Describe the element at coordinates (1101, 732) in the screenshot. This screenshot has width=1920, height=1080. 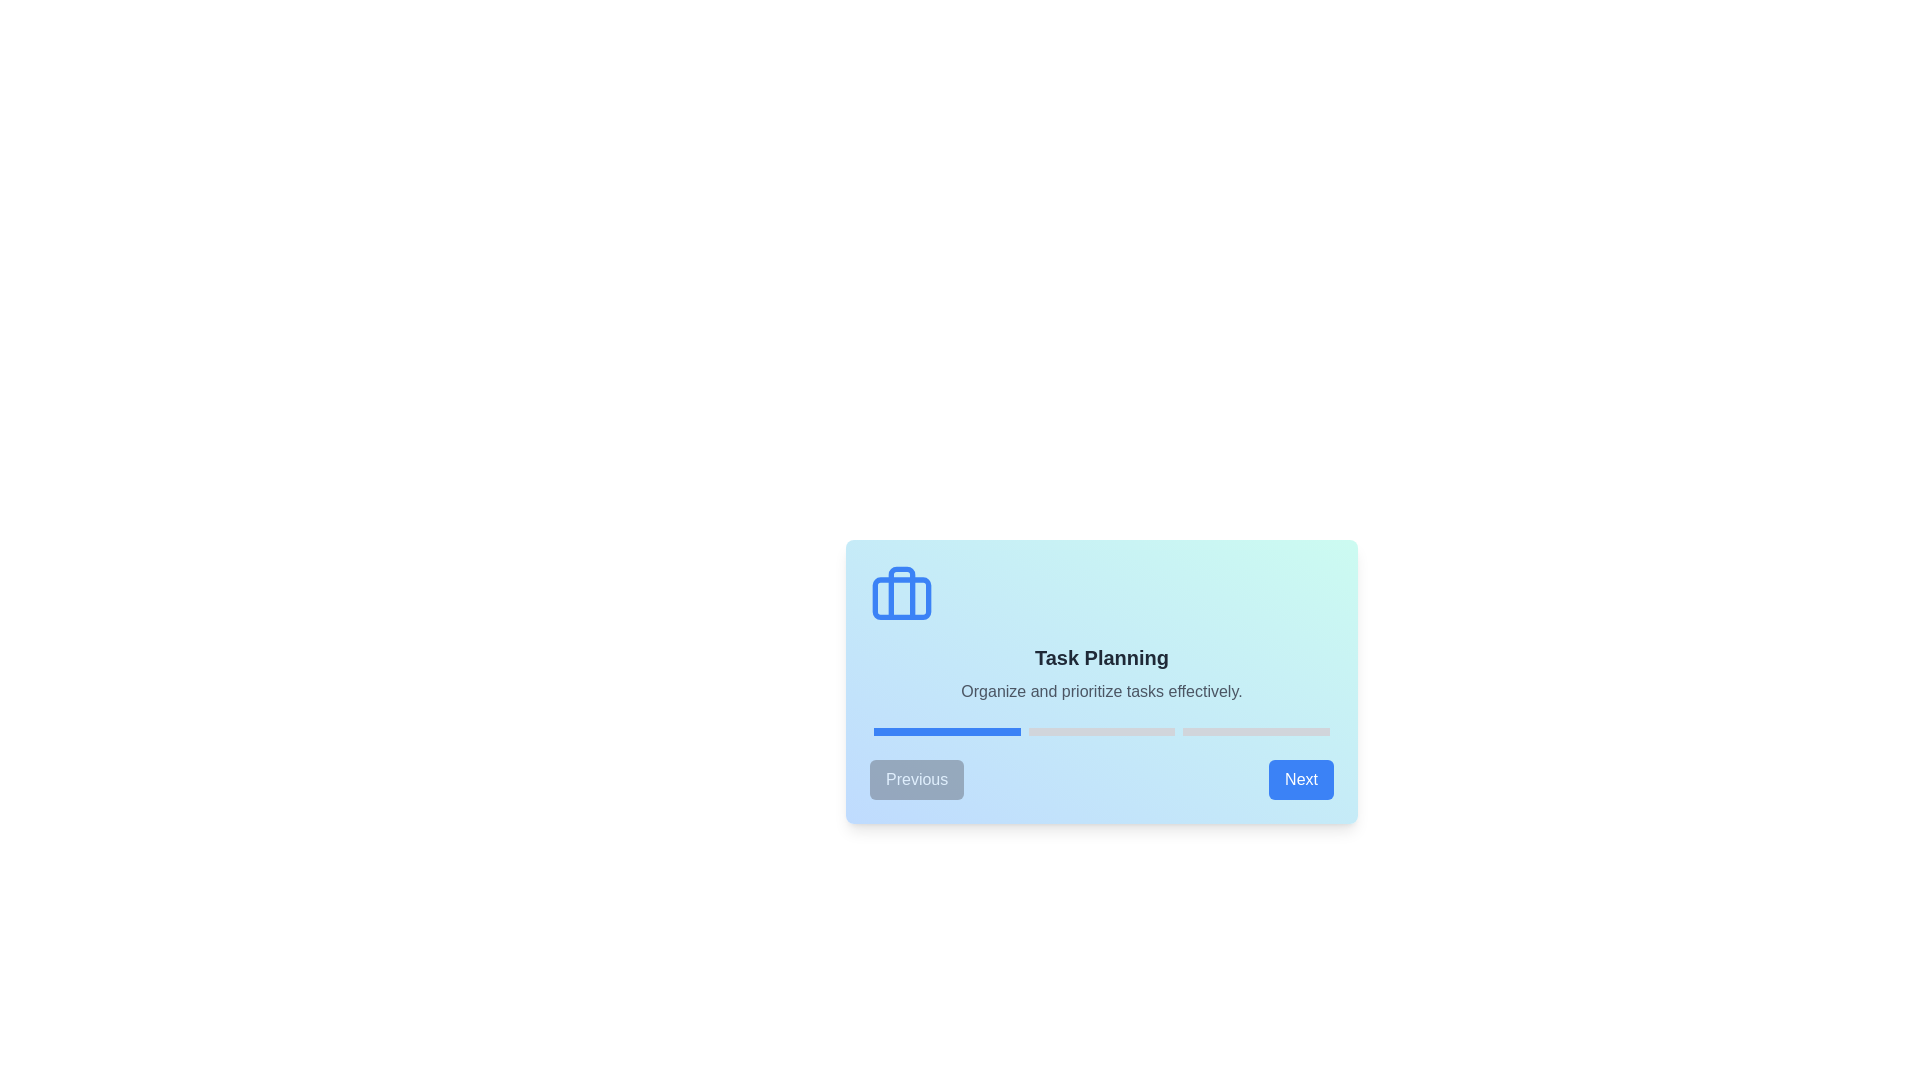
I see `the progress bar to view its details` at that location.